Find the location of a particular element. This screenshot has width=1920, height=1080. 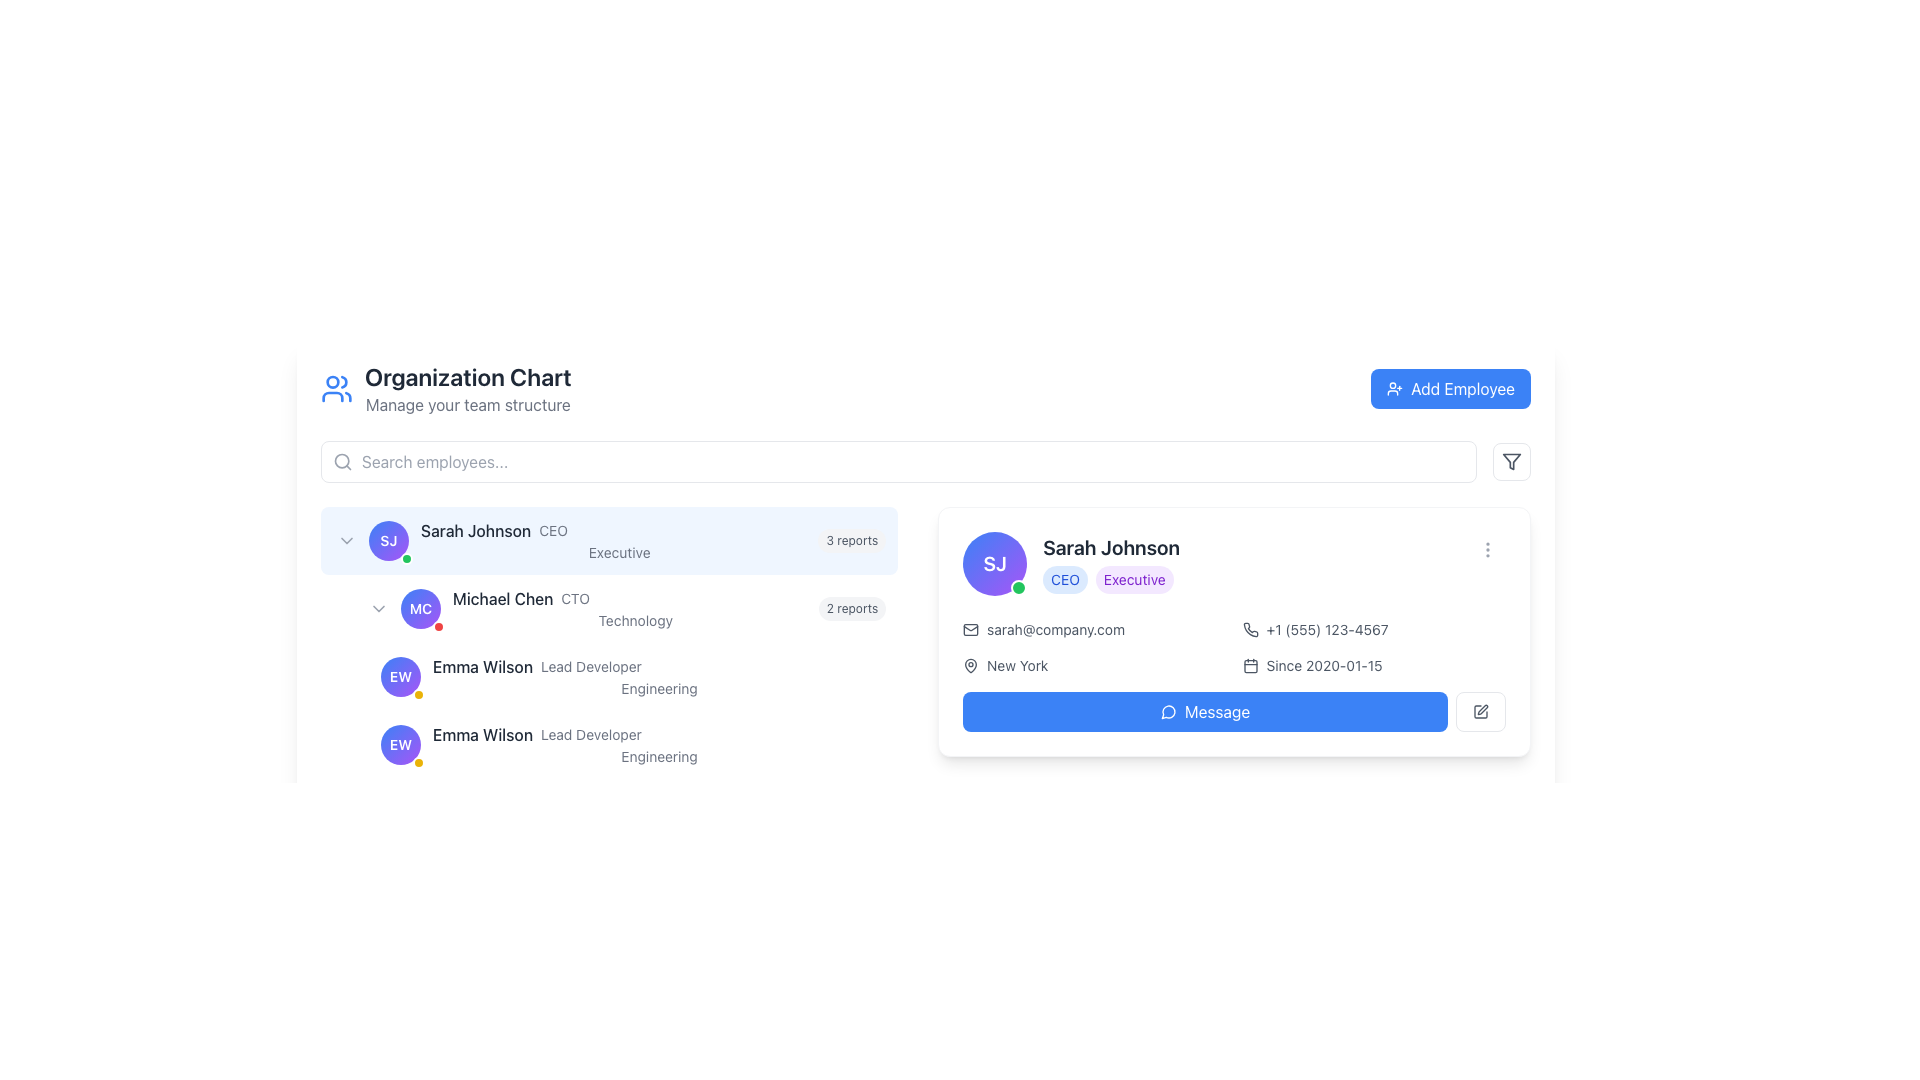

the static text label indicating the department 'Engineering' located under the name 'Emma Wilson' and title 'Lead Developer' in the organization chart is located at coordinates (659, 756).